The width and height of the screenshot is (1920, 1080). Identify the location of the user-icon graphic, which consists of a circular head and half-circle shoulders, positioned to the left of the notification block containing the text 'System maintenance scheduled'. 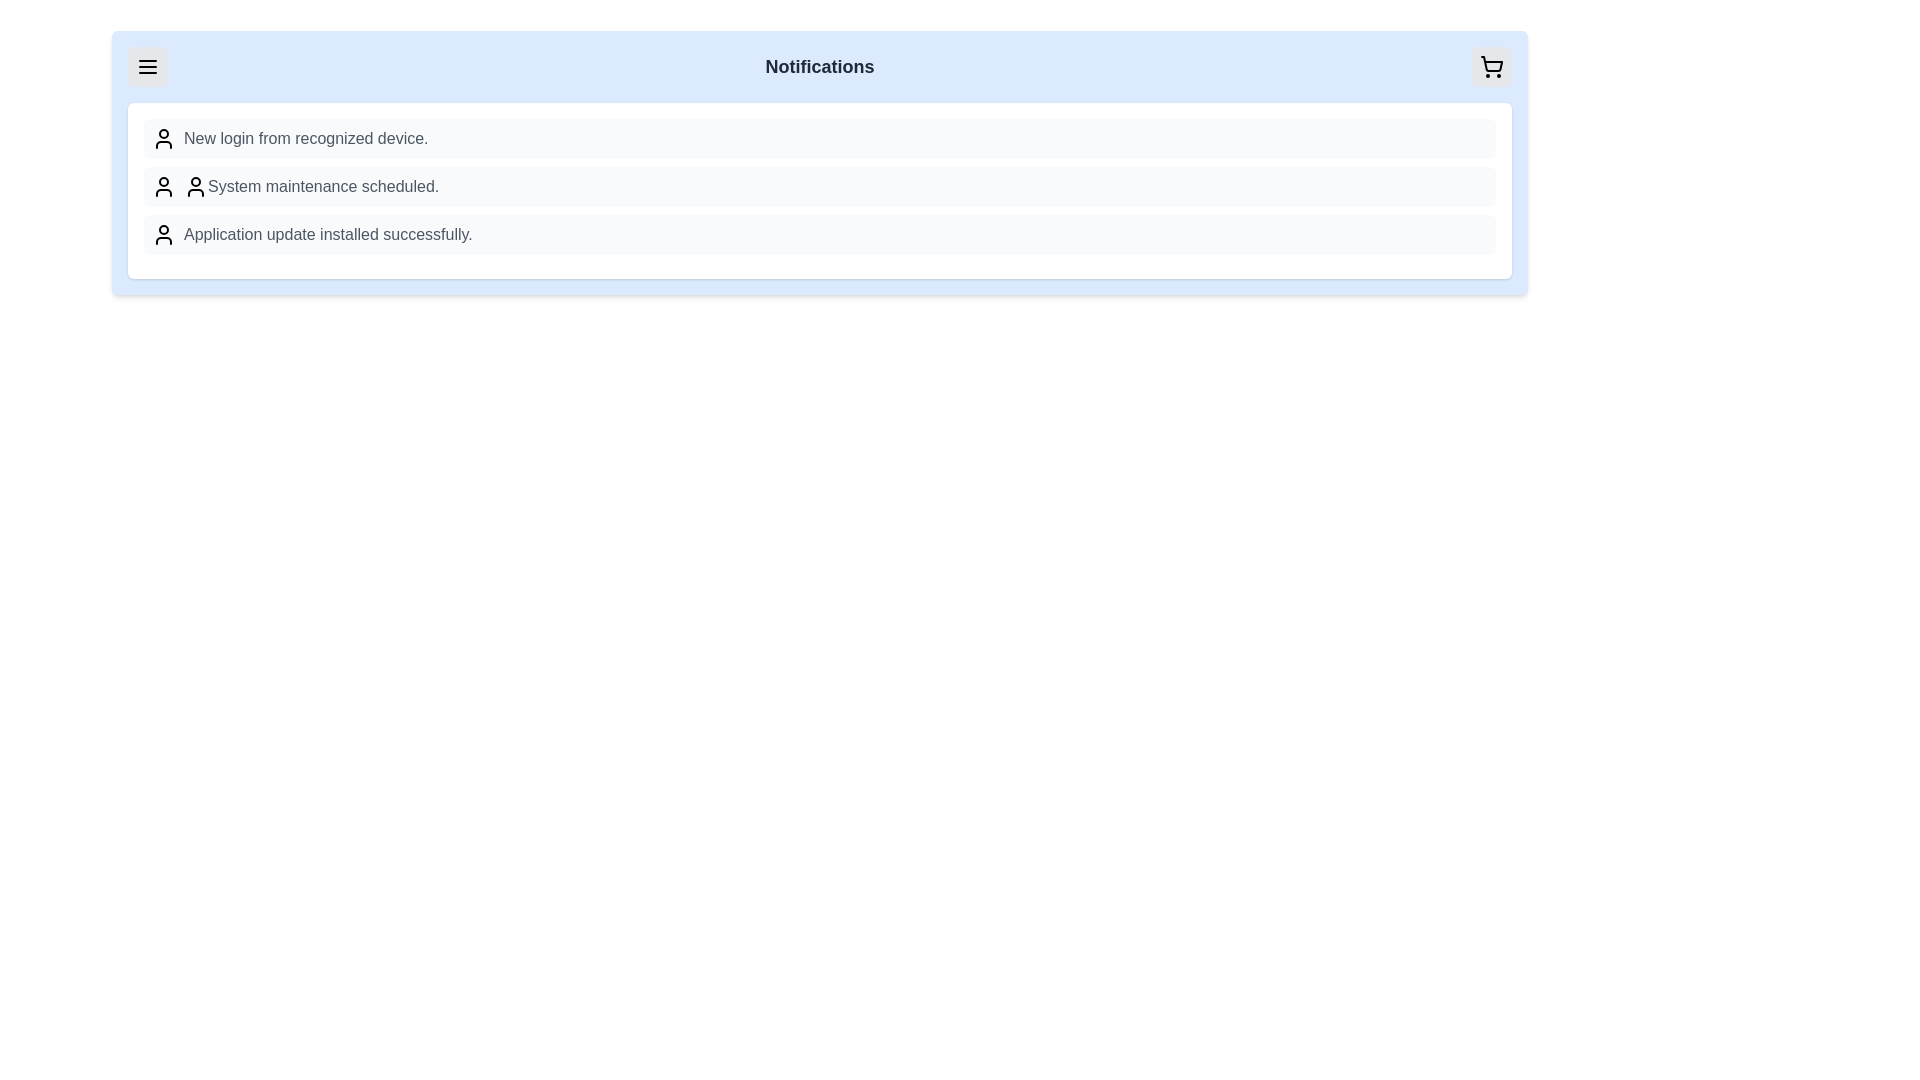
(163, 186).